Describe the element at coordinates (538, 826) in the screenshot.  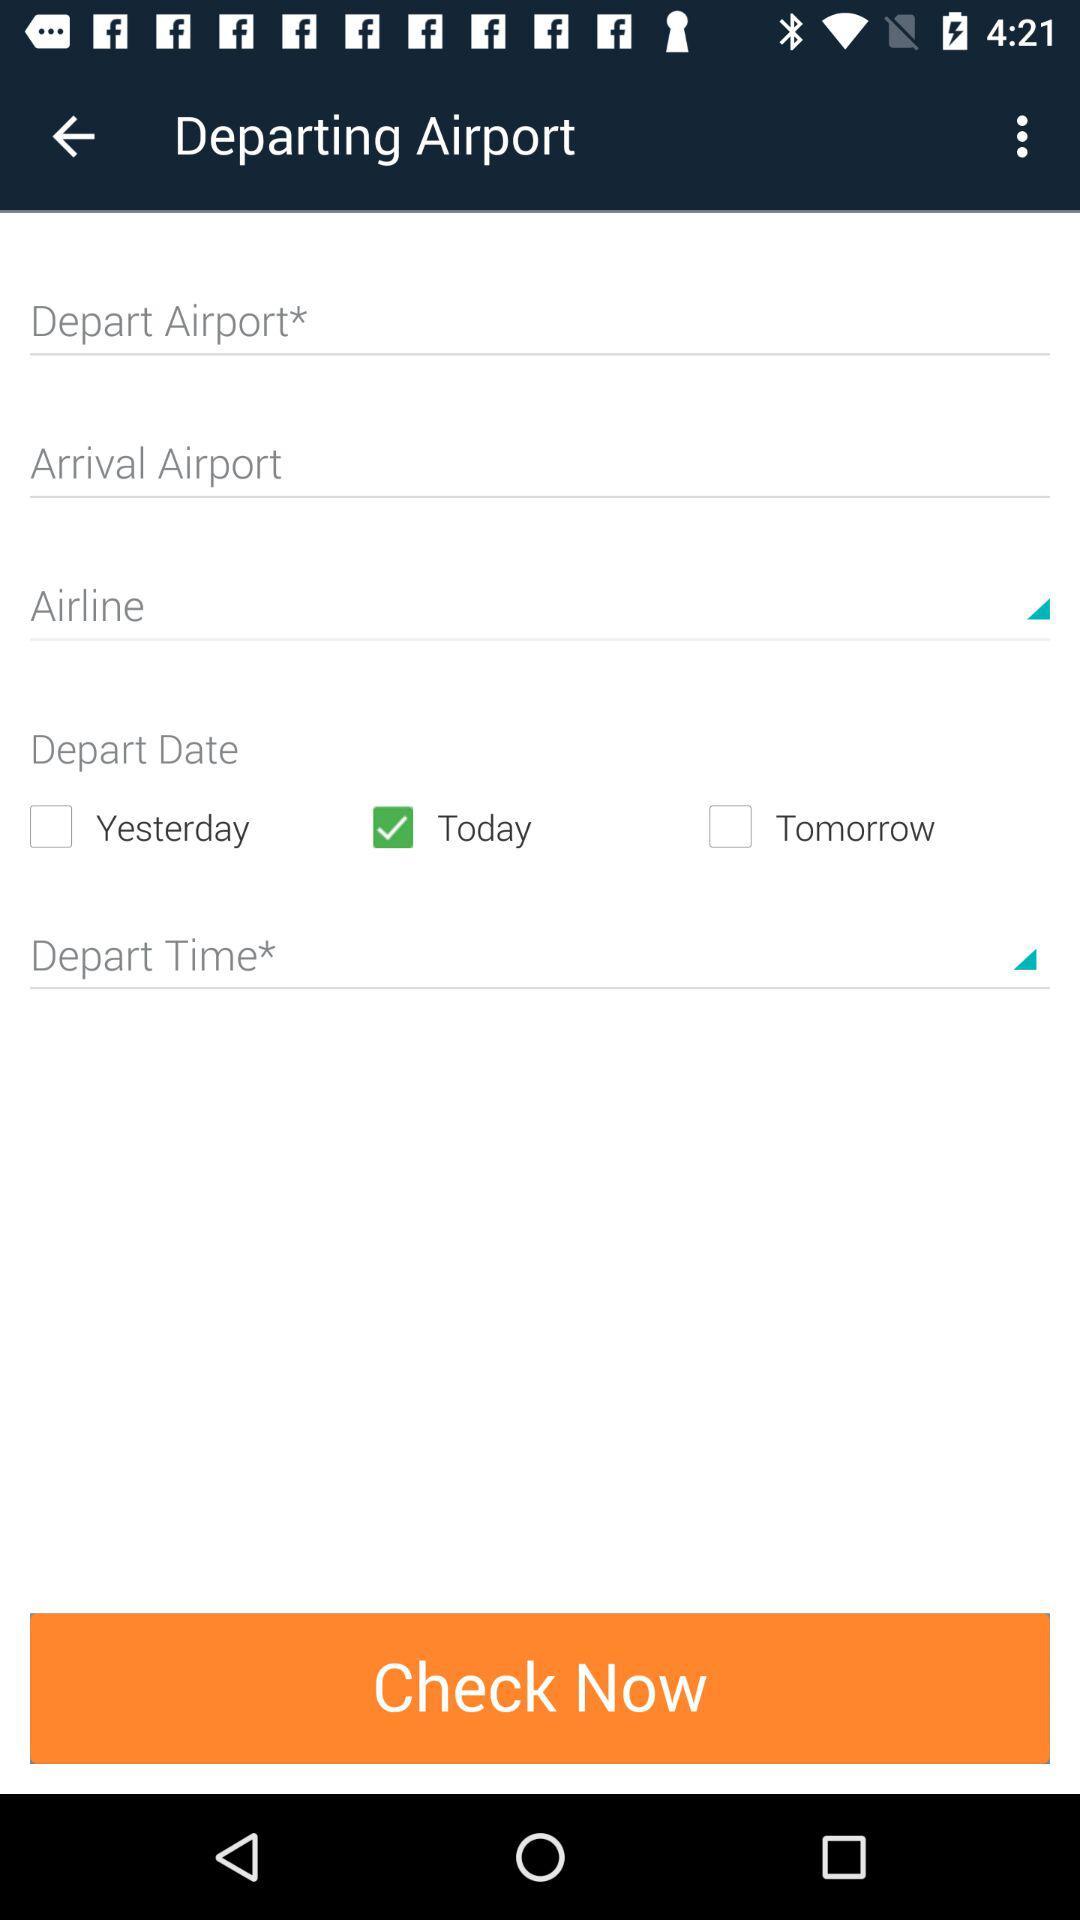
I see `the icon to the right of the yesterday item` at that location.